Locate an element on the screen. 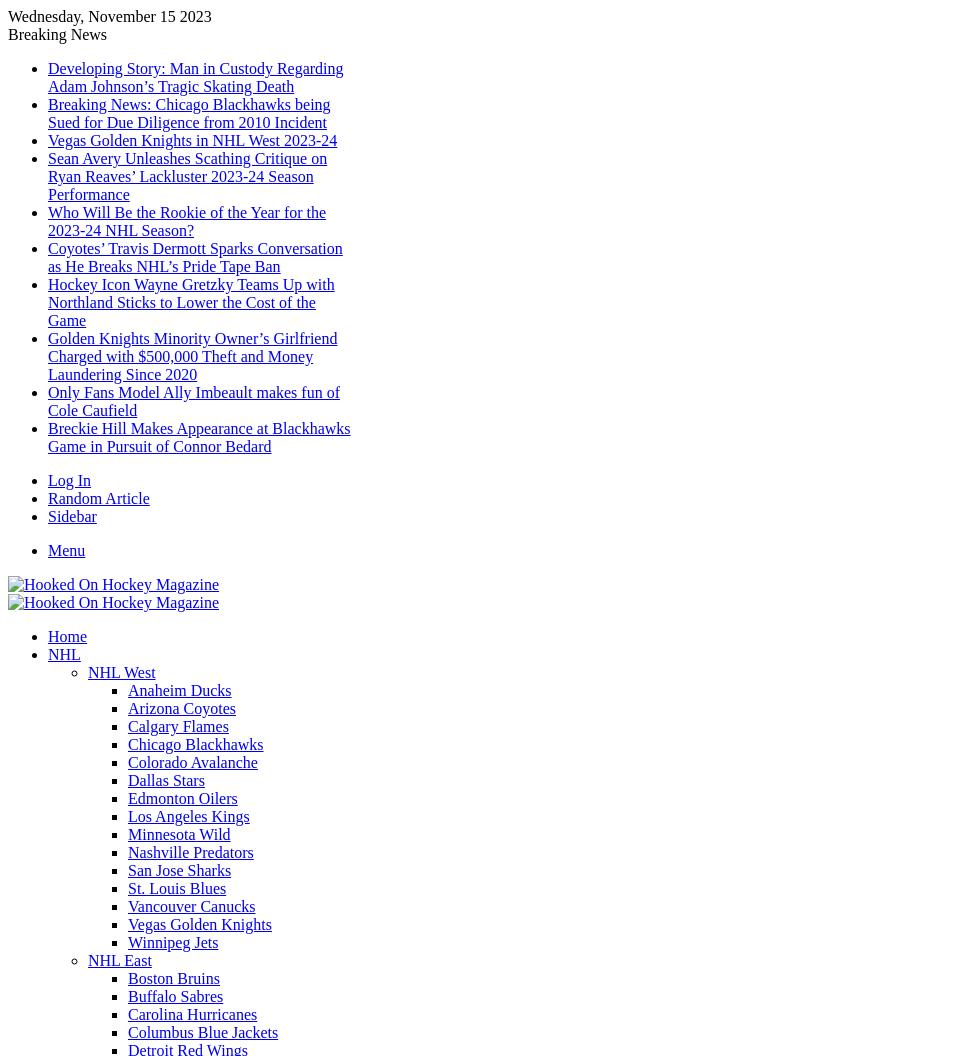  'Home' is located at coordinates (67, 635).